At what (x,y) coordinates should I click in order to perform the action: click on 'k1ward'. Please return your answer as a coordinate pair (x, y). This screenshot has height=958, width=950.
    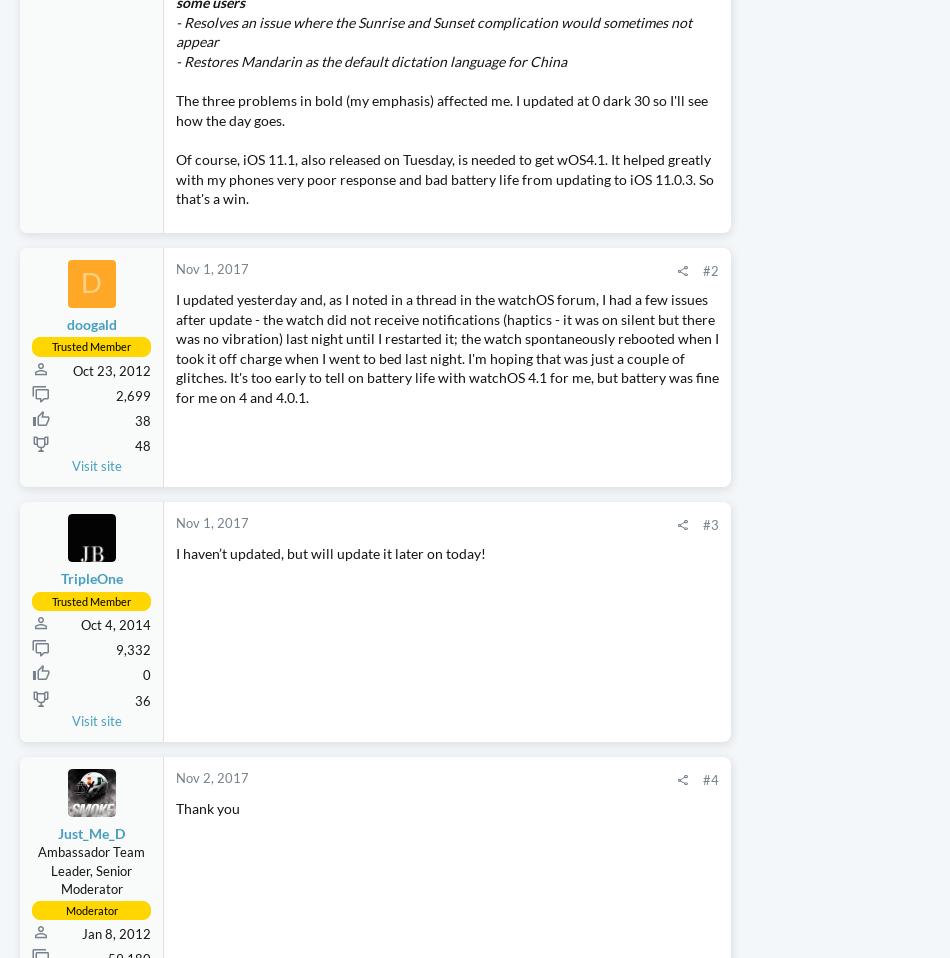
    Looking at the image, I should click on (684, 680).